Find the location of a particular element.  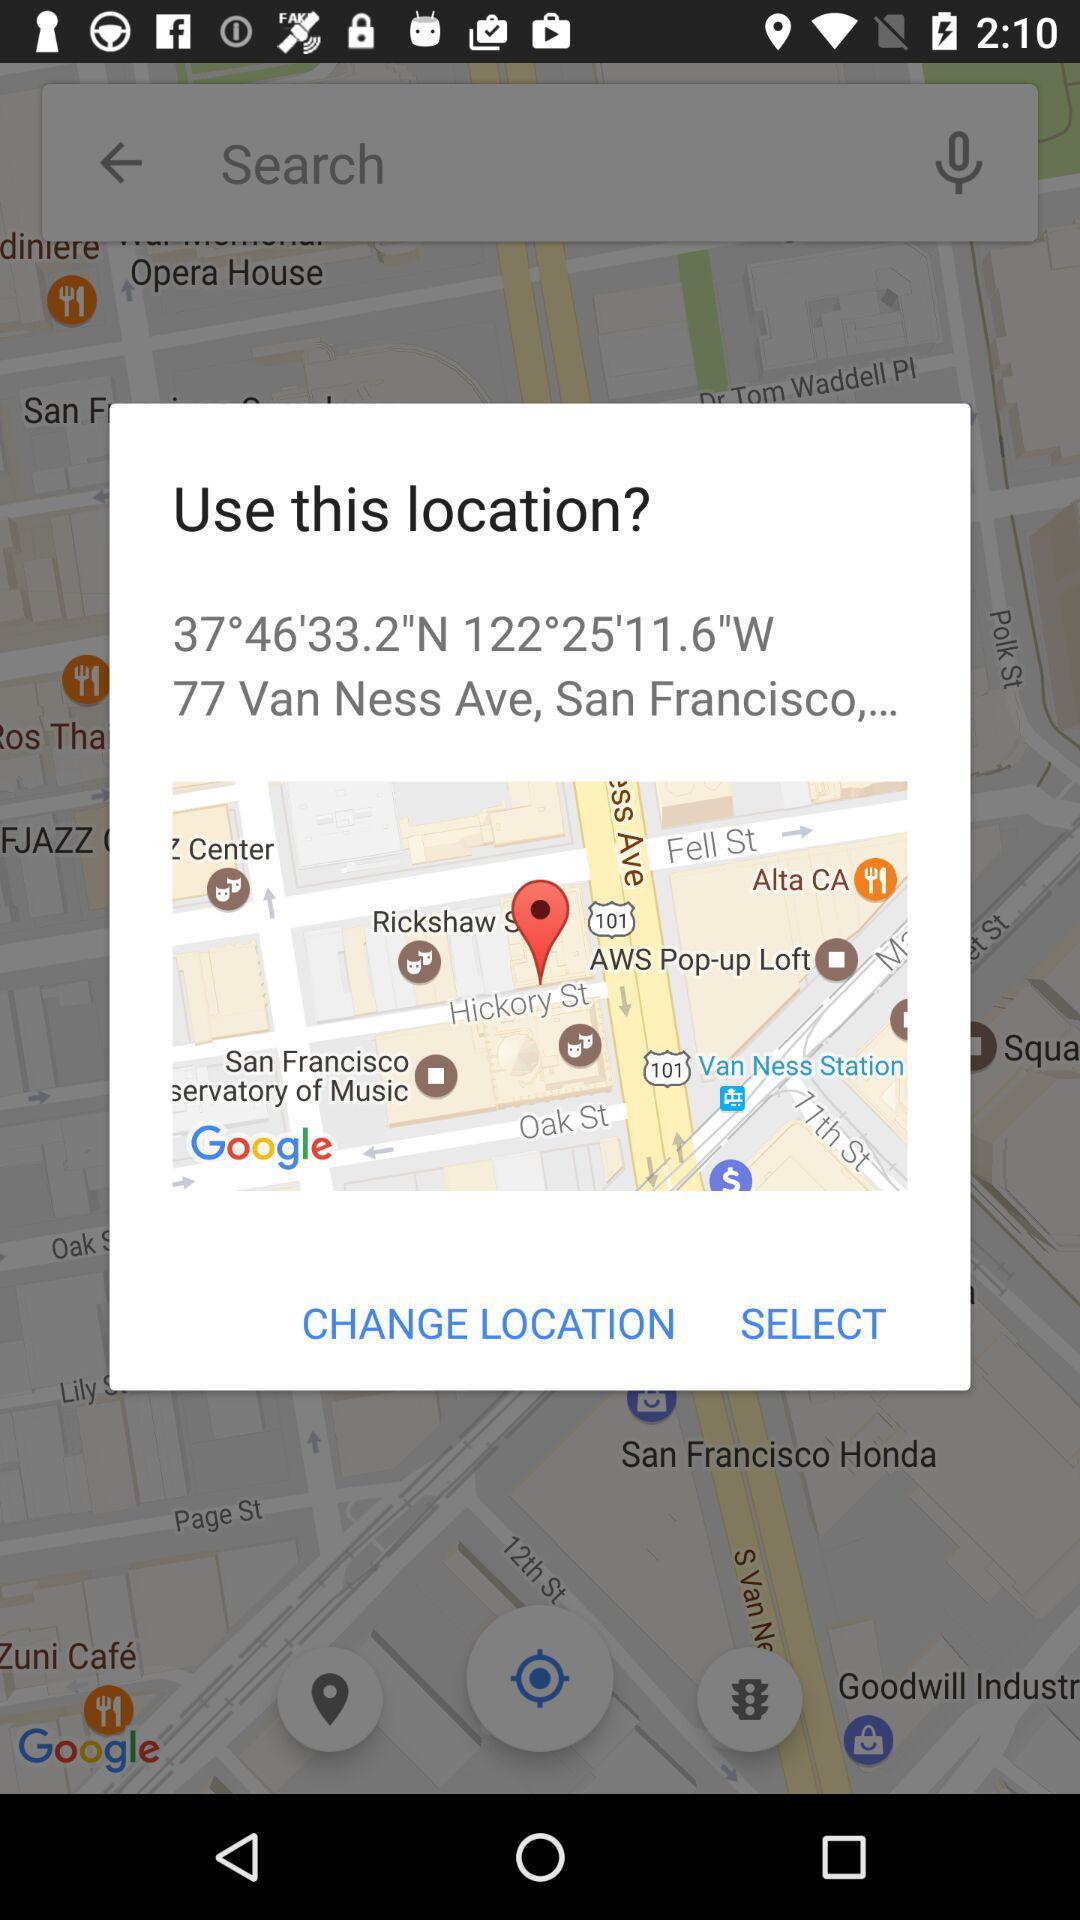

the item next to the change location icon is located at coordinates (813, 1322).